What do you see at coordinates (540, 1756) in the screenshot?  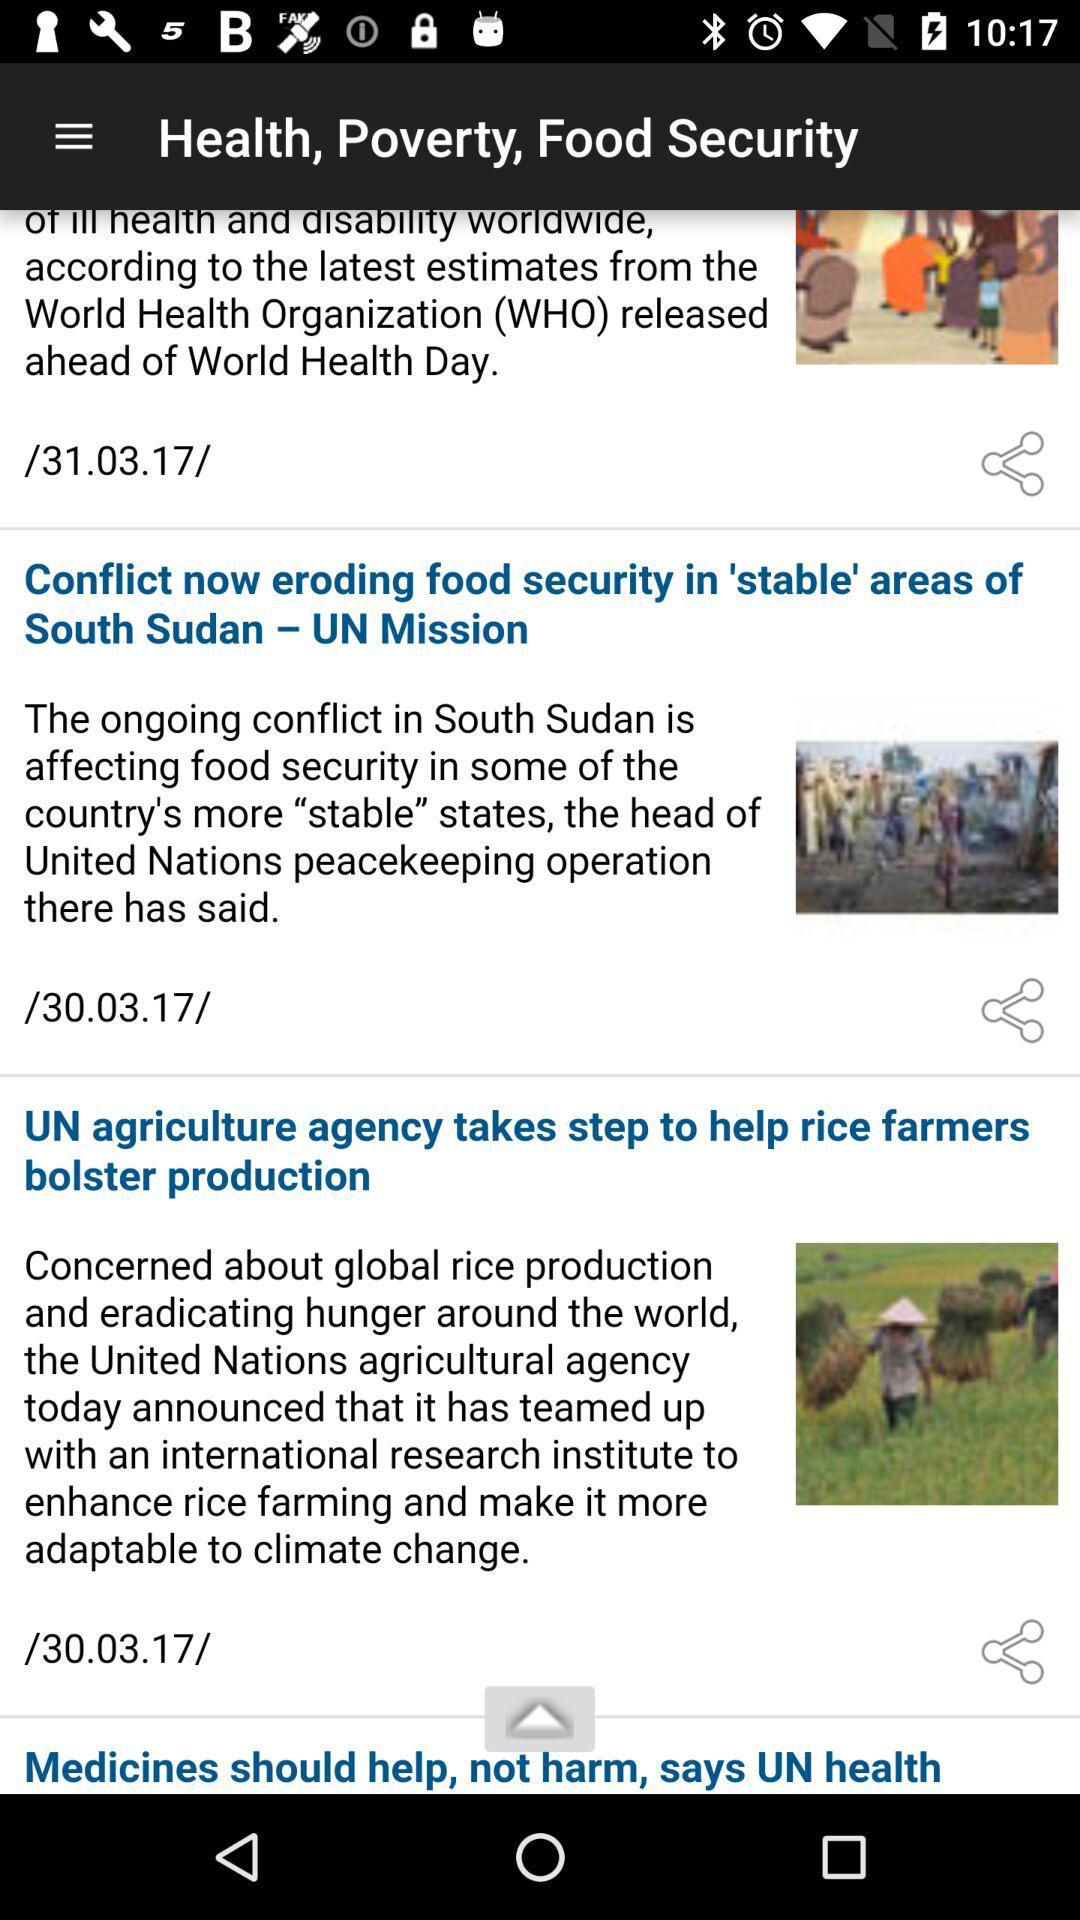 I see `connect to advertisement` at bounding box center [540, 1756].